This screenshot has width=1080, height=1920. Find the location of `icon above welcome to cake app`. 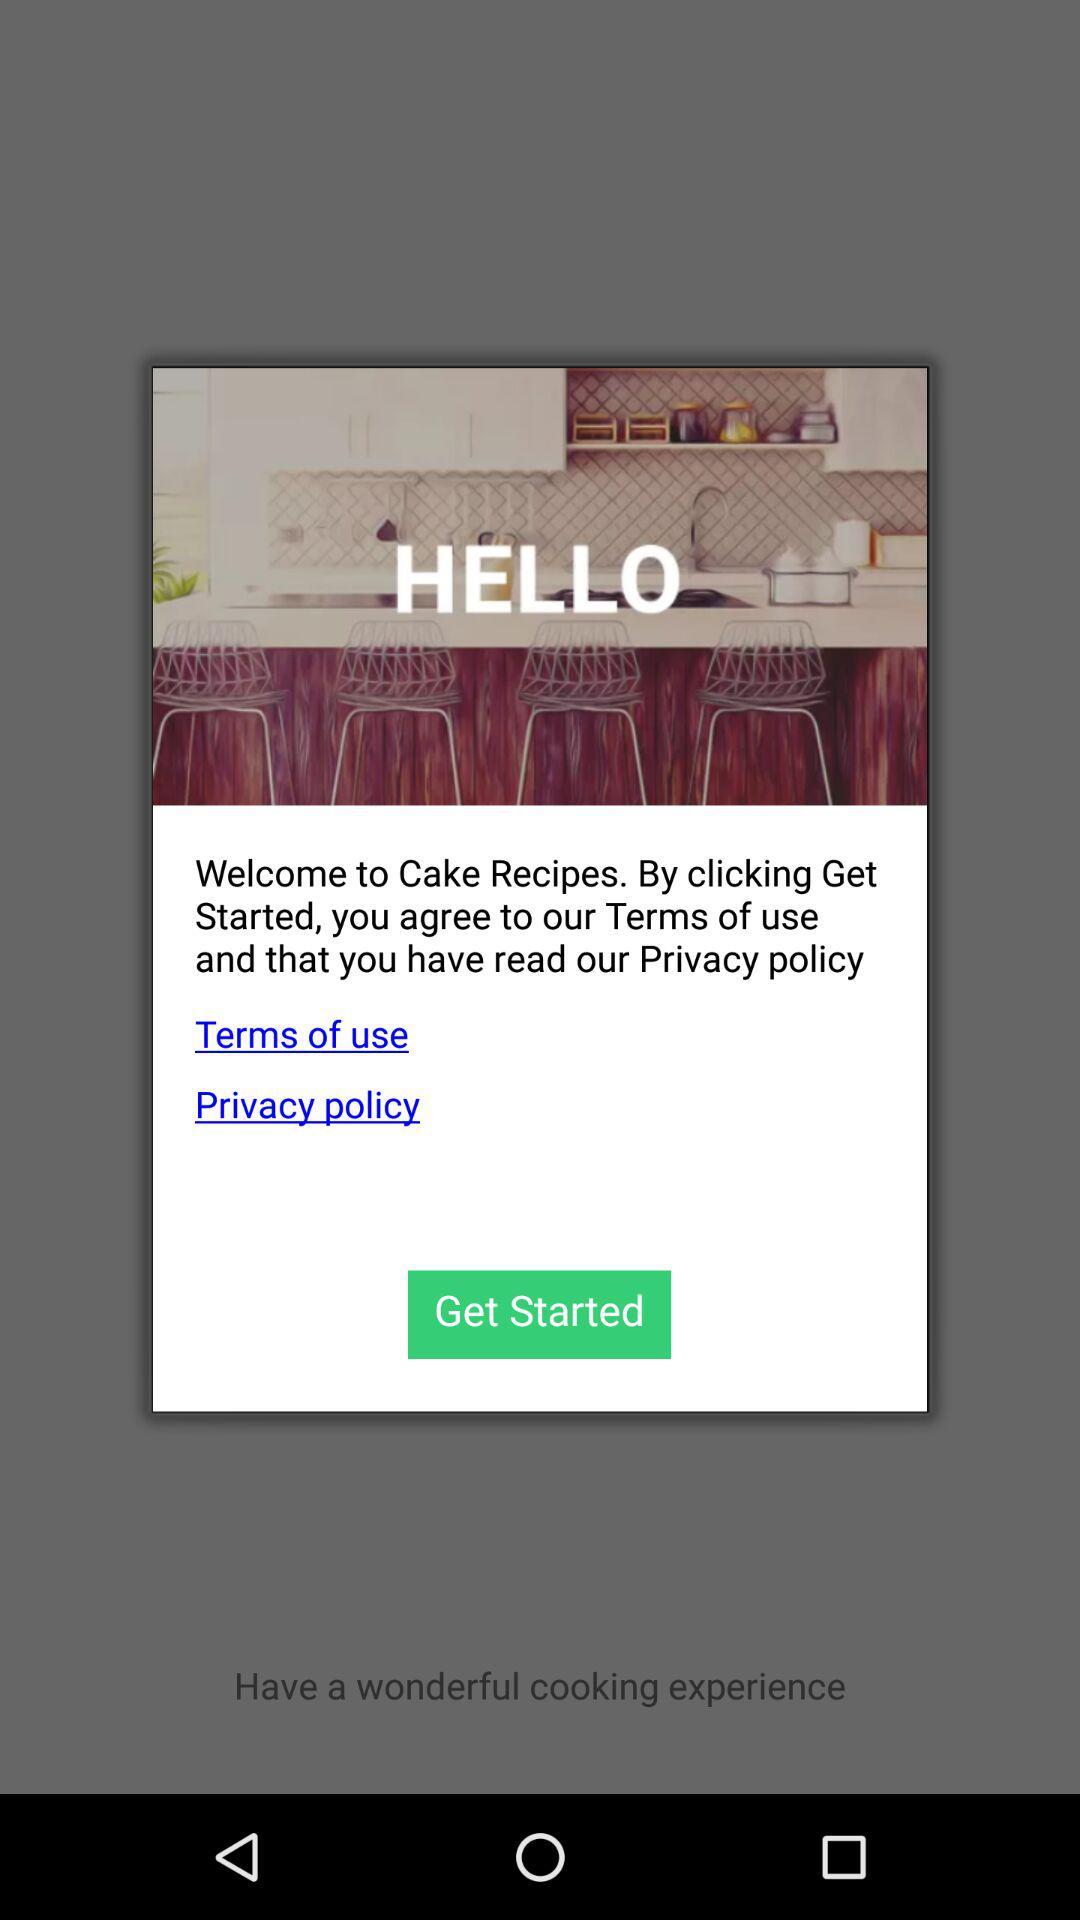

icon above welcome to cake app is located at coordinates (540, 585).